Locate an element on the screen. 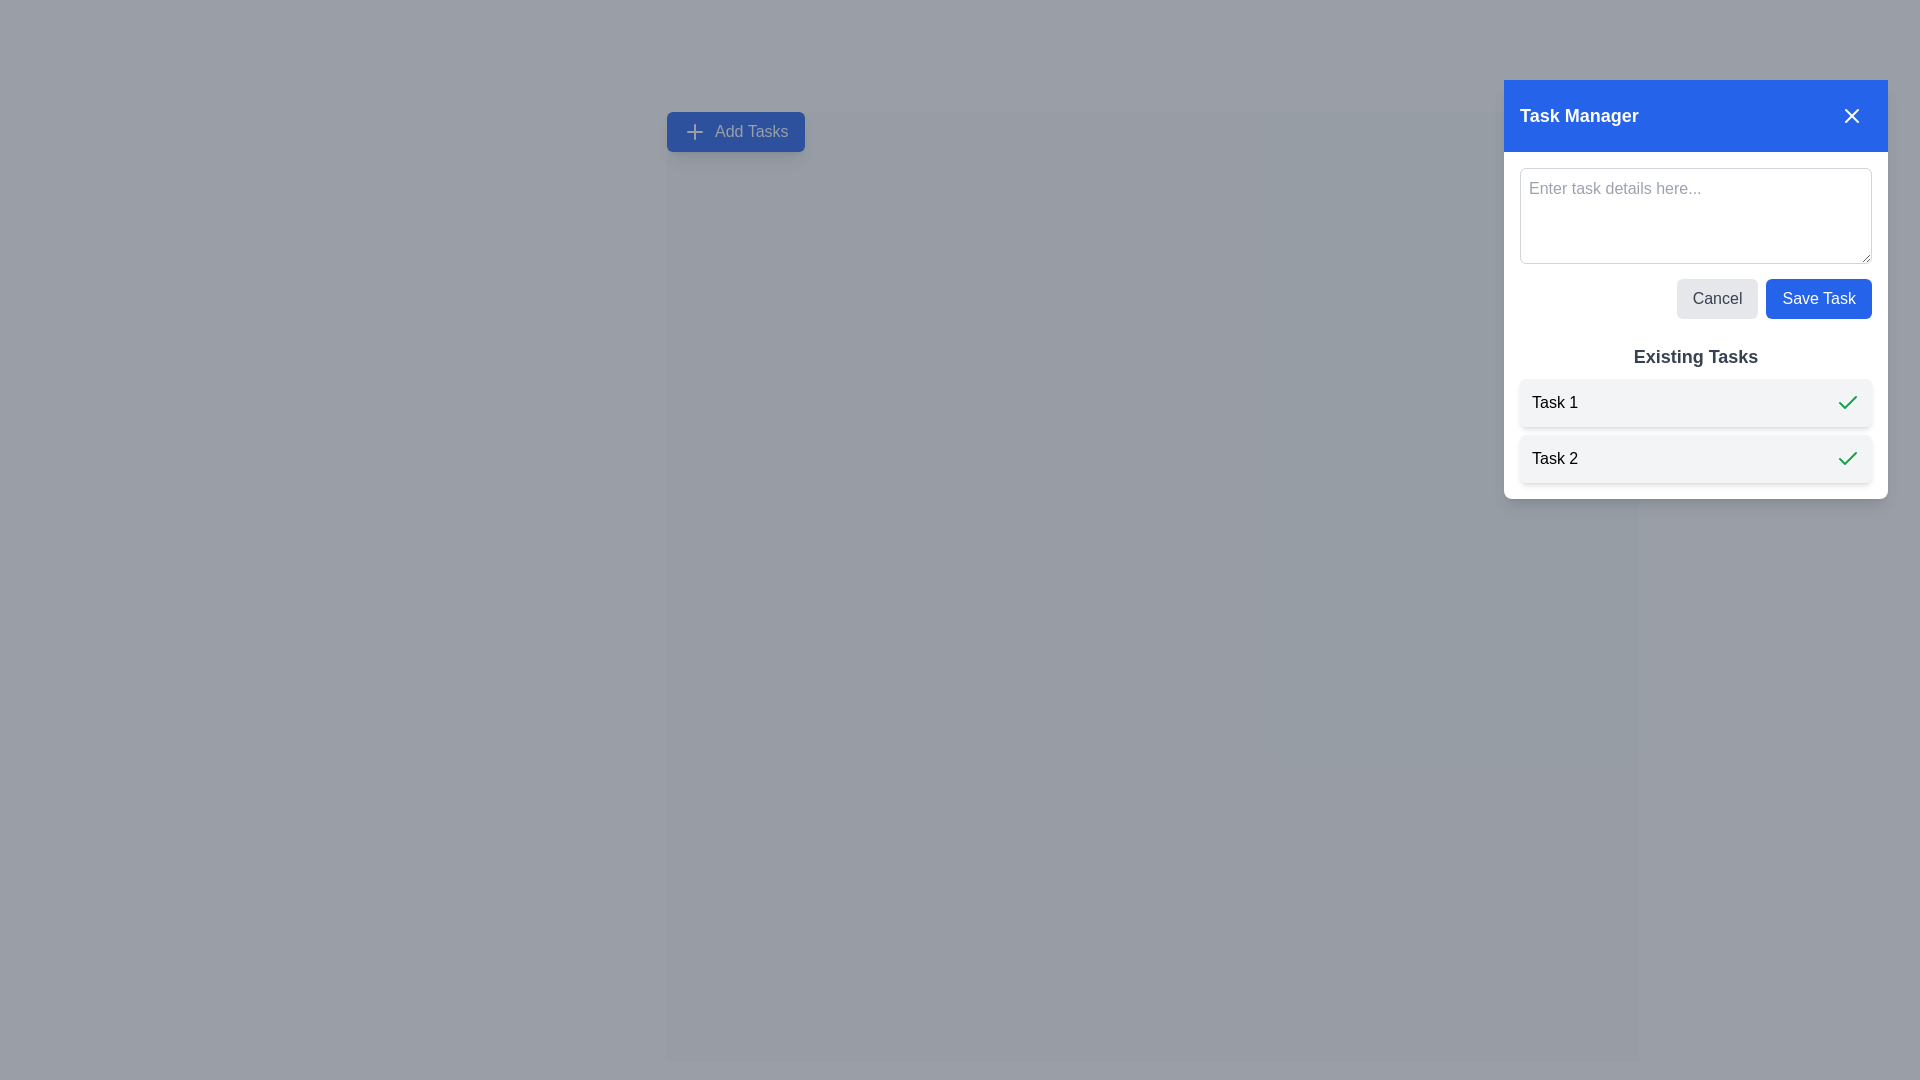 The width and height of the screenshot is (1920, 1080). the small green checkmark icon indicating completion, located to the far right of the 'Task 2' label in the 'Existing Tasks' section is located at coordinates (1847, 459).